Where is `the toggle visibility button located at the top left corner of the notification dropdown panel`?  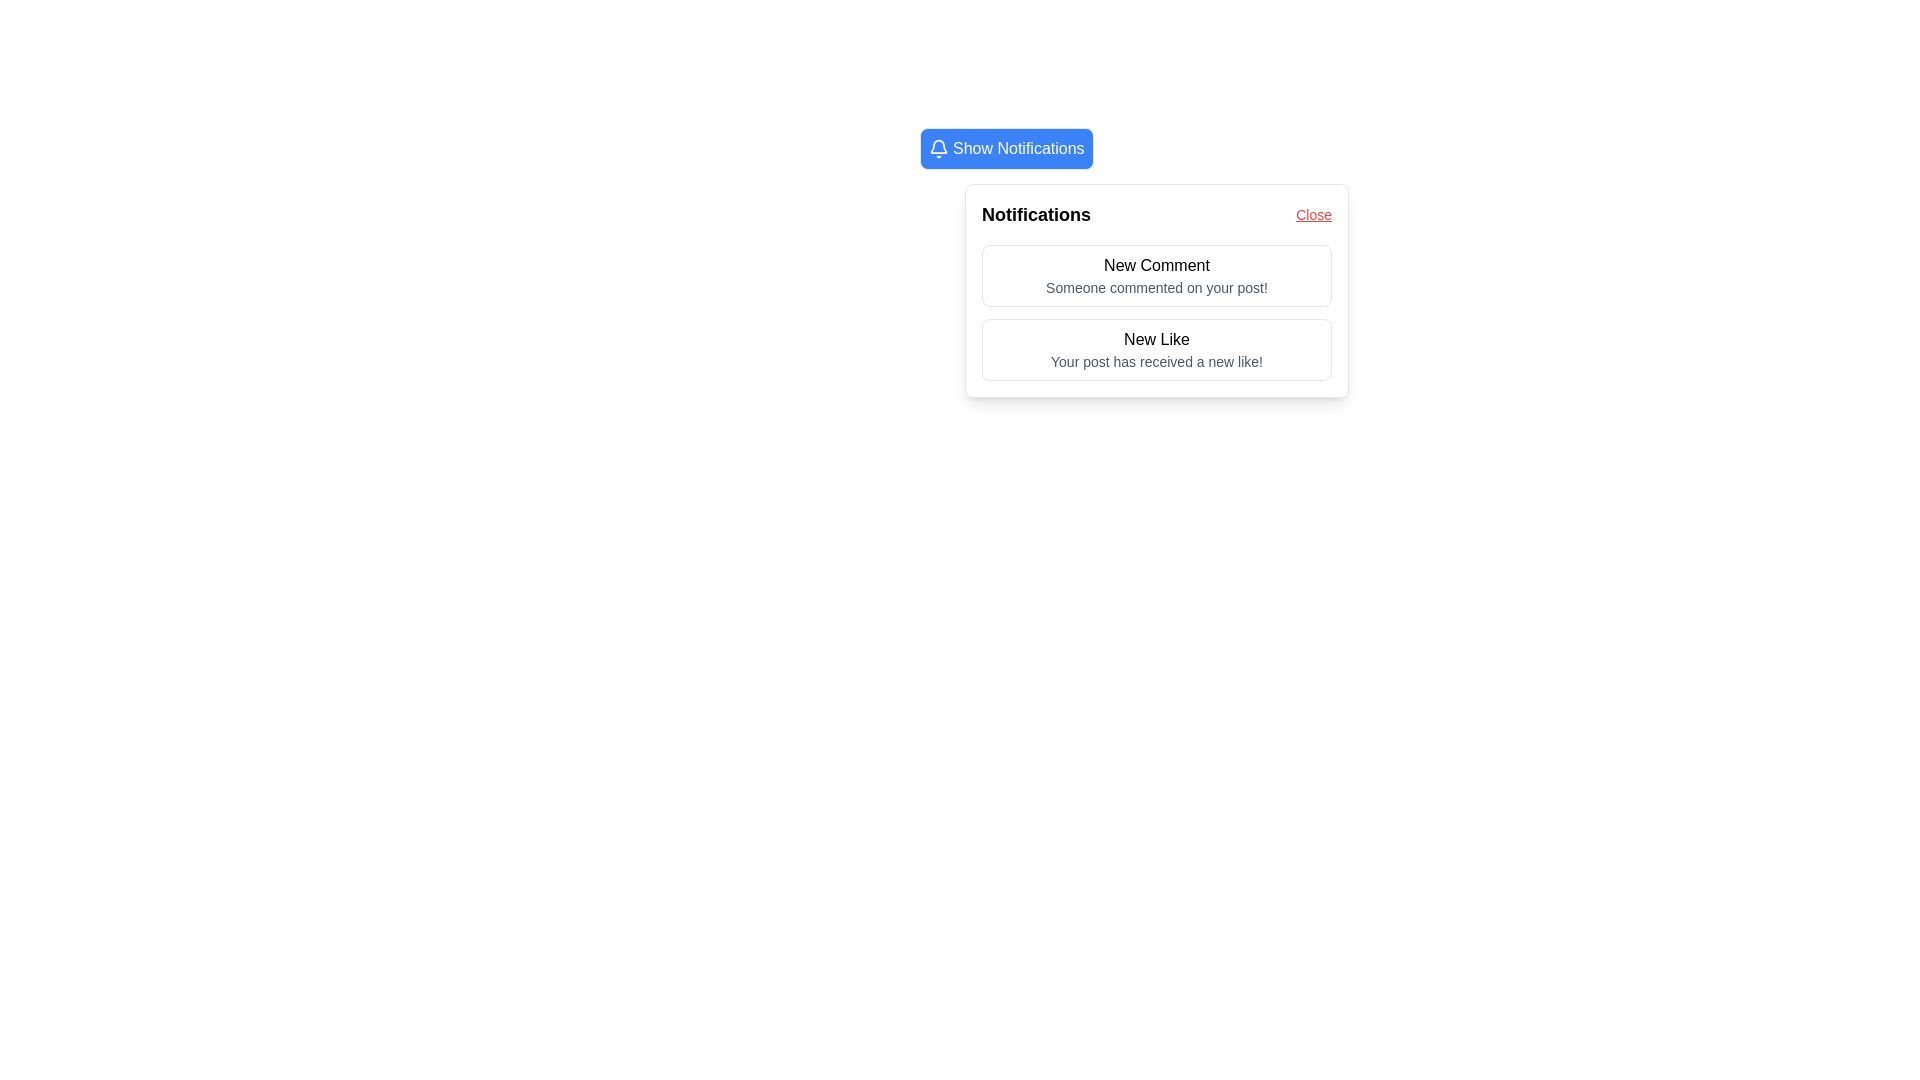
the toggle visibility button located at the top left corner of the notification dropdown panel is located at coordinates (1134, 148).